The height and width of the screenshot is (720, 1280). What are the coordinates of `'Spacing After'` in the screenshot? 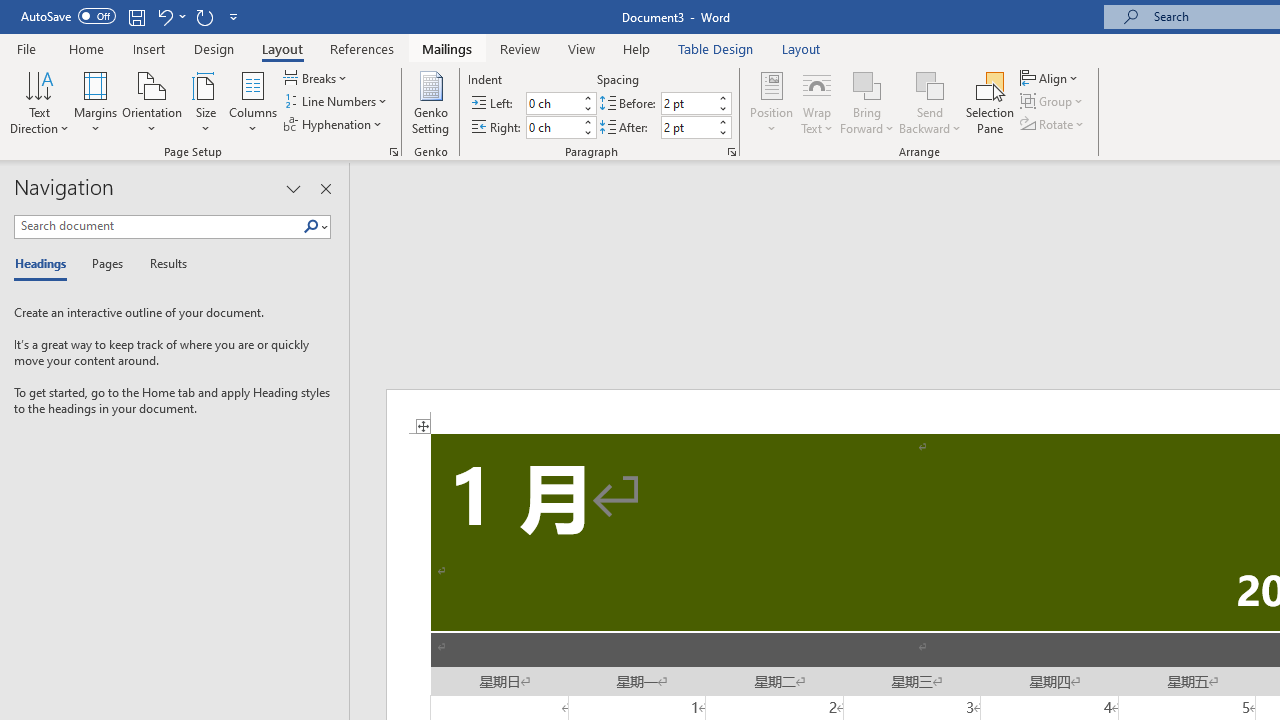 It's located at (688, 127).